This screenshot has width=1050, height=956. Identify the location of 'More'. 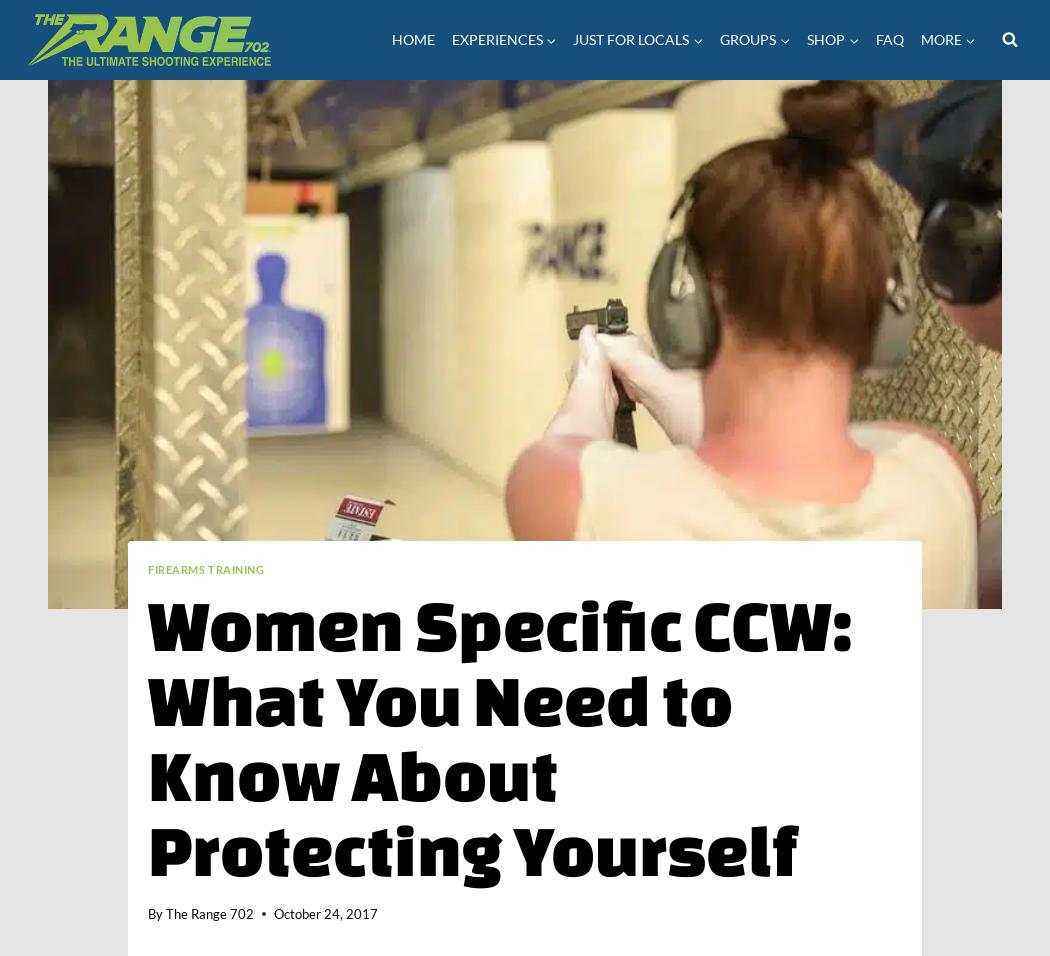
(939, 37).